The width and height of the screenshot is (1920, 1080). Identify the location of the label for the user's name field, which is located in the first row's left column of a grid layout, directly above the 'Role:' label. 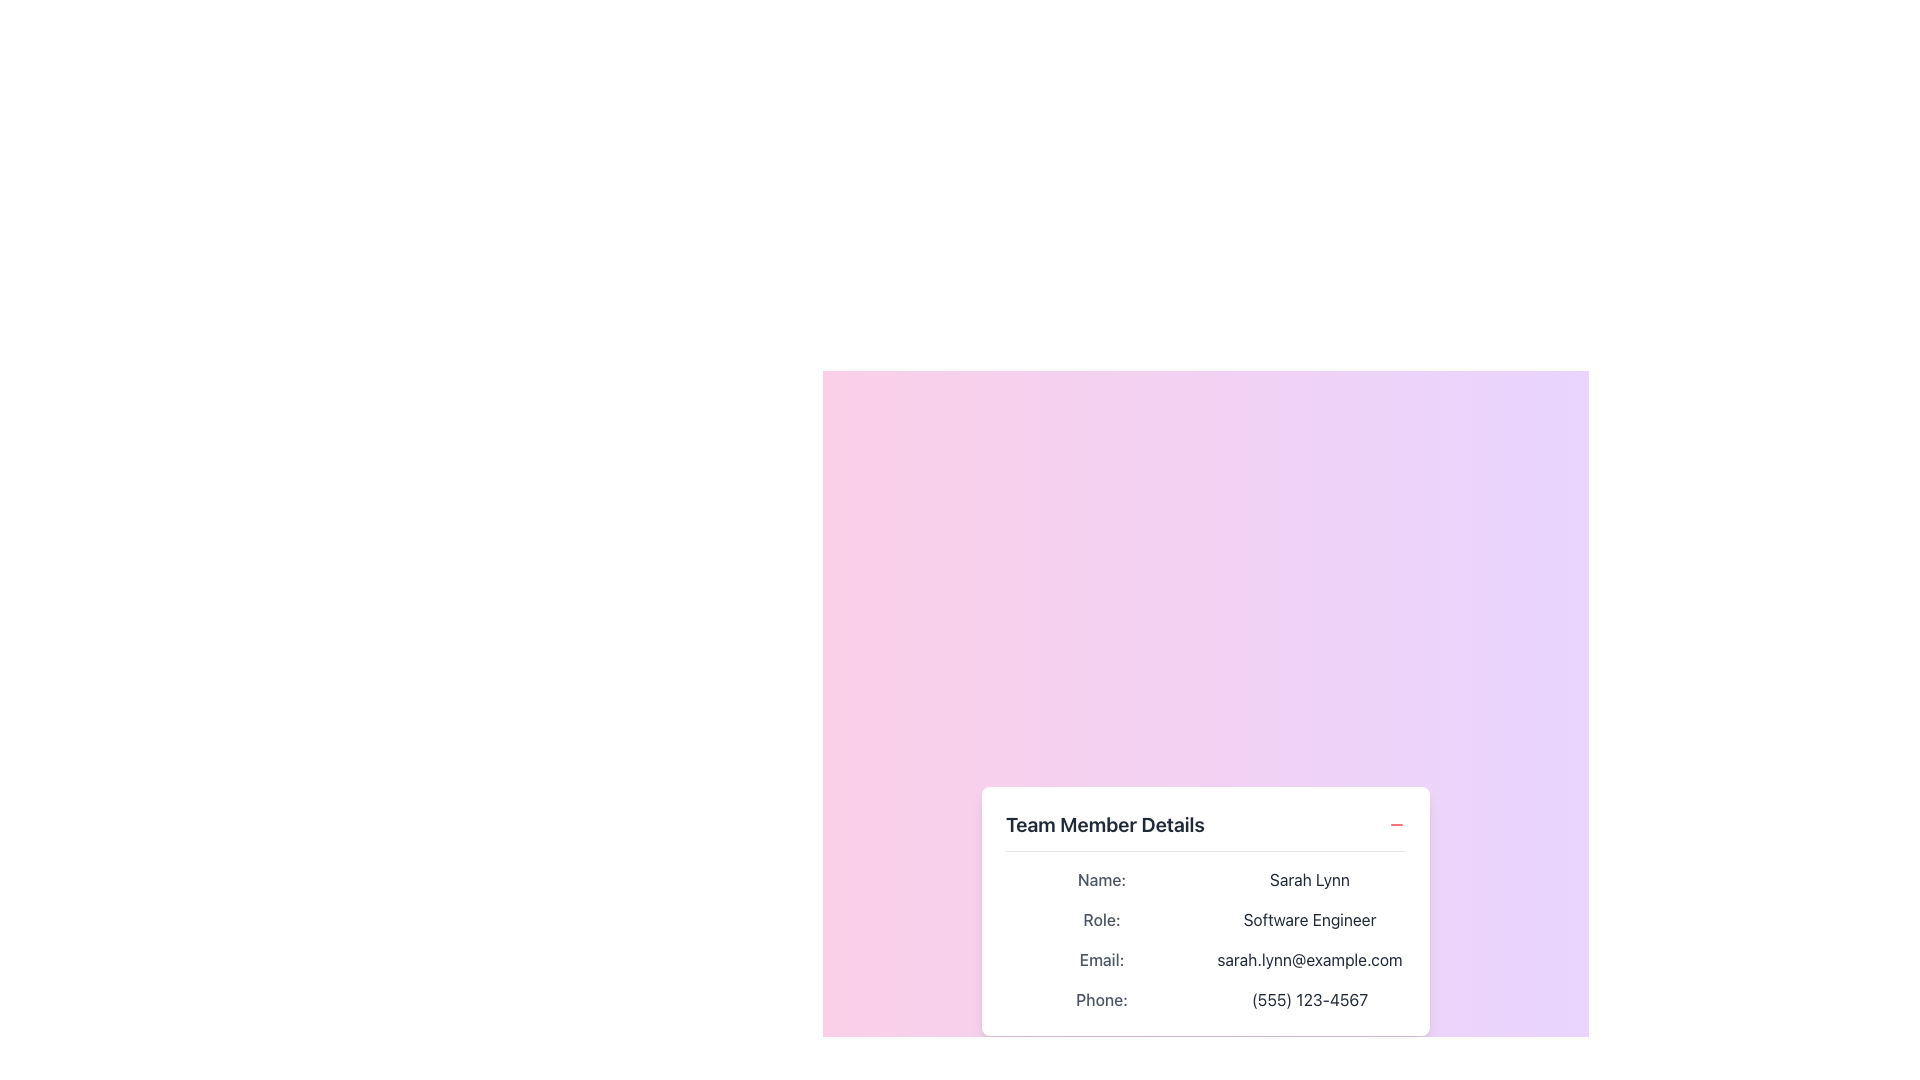
(1101, 878).